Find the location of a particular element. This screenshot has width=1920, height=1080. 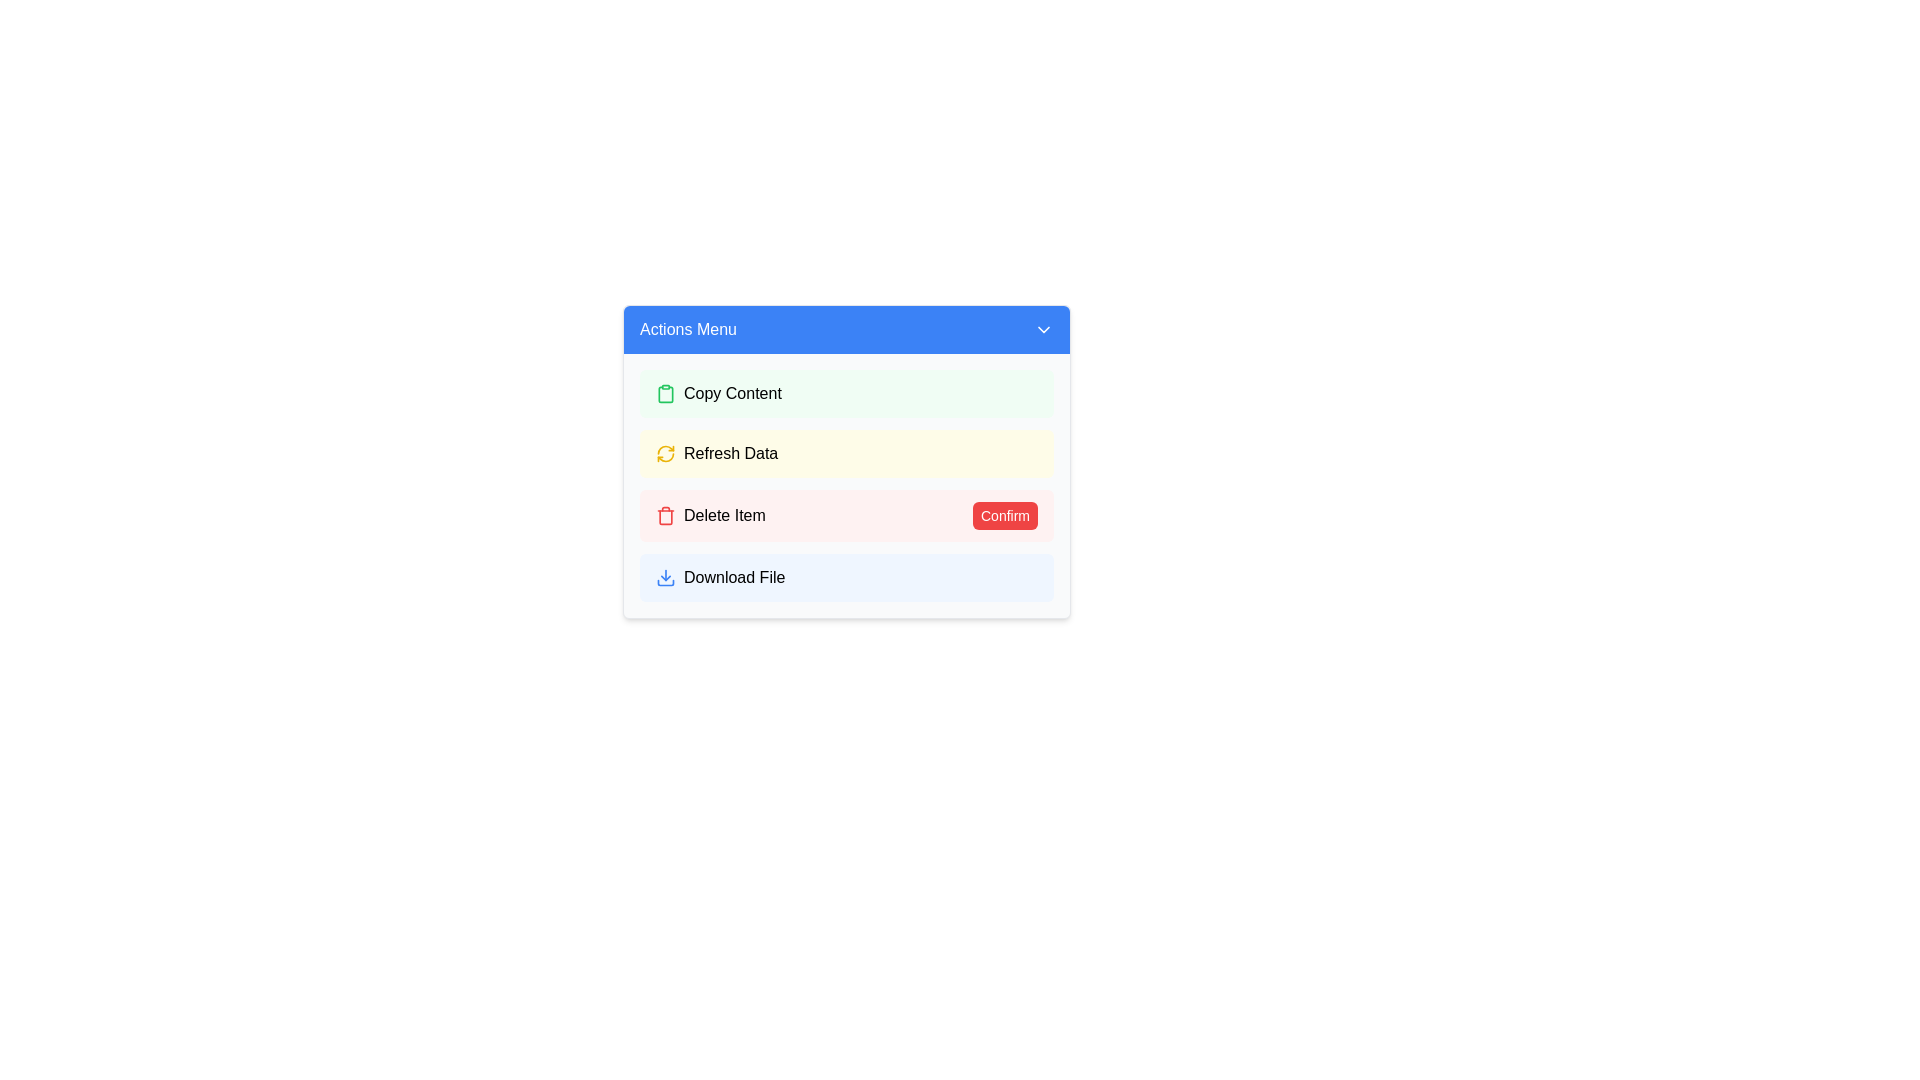

the refresh button located below the 'Copy Content' button and above the 'Delete Item' button in the vertical menu is located at coordinates (846, 454).